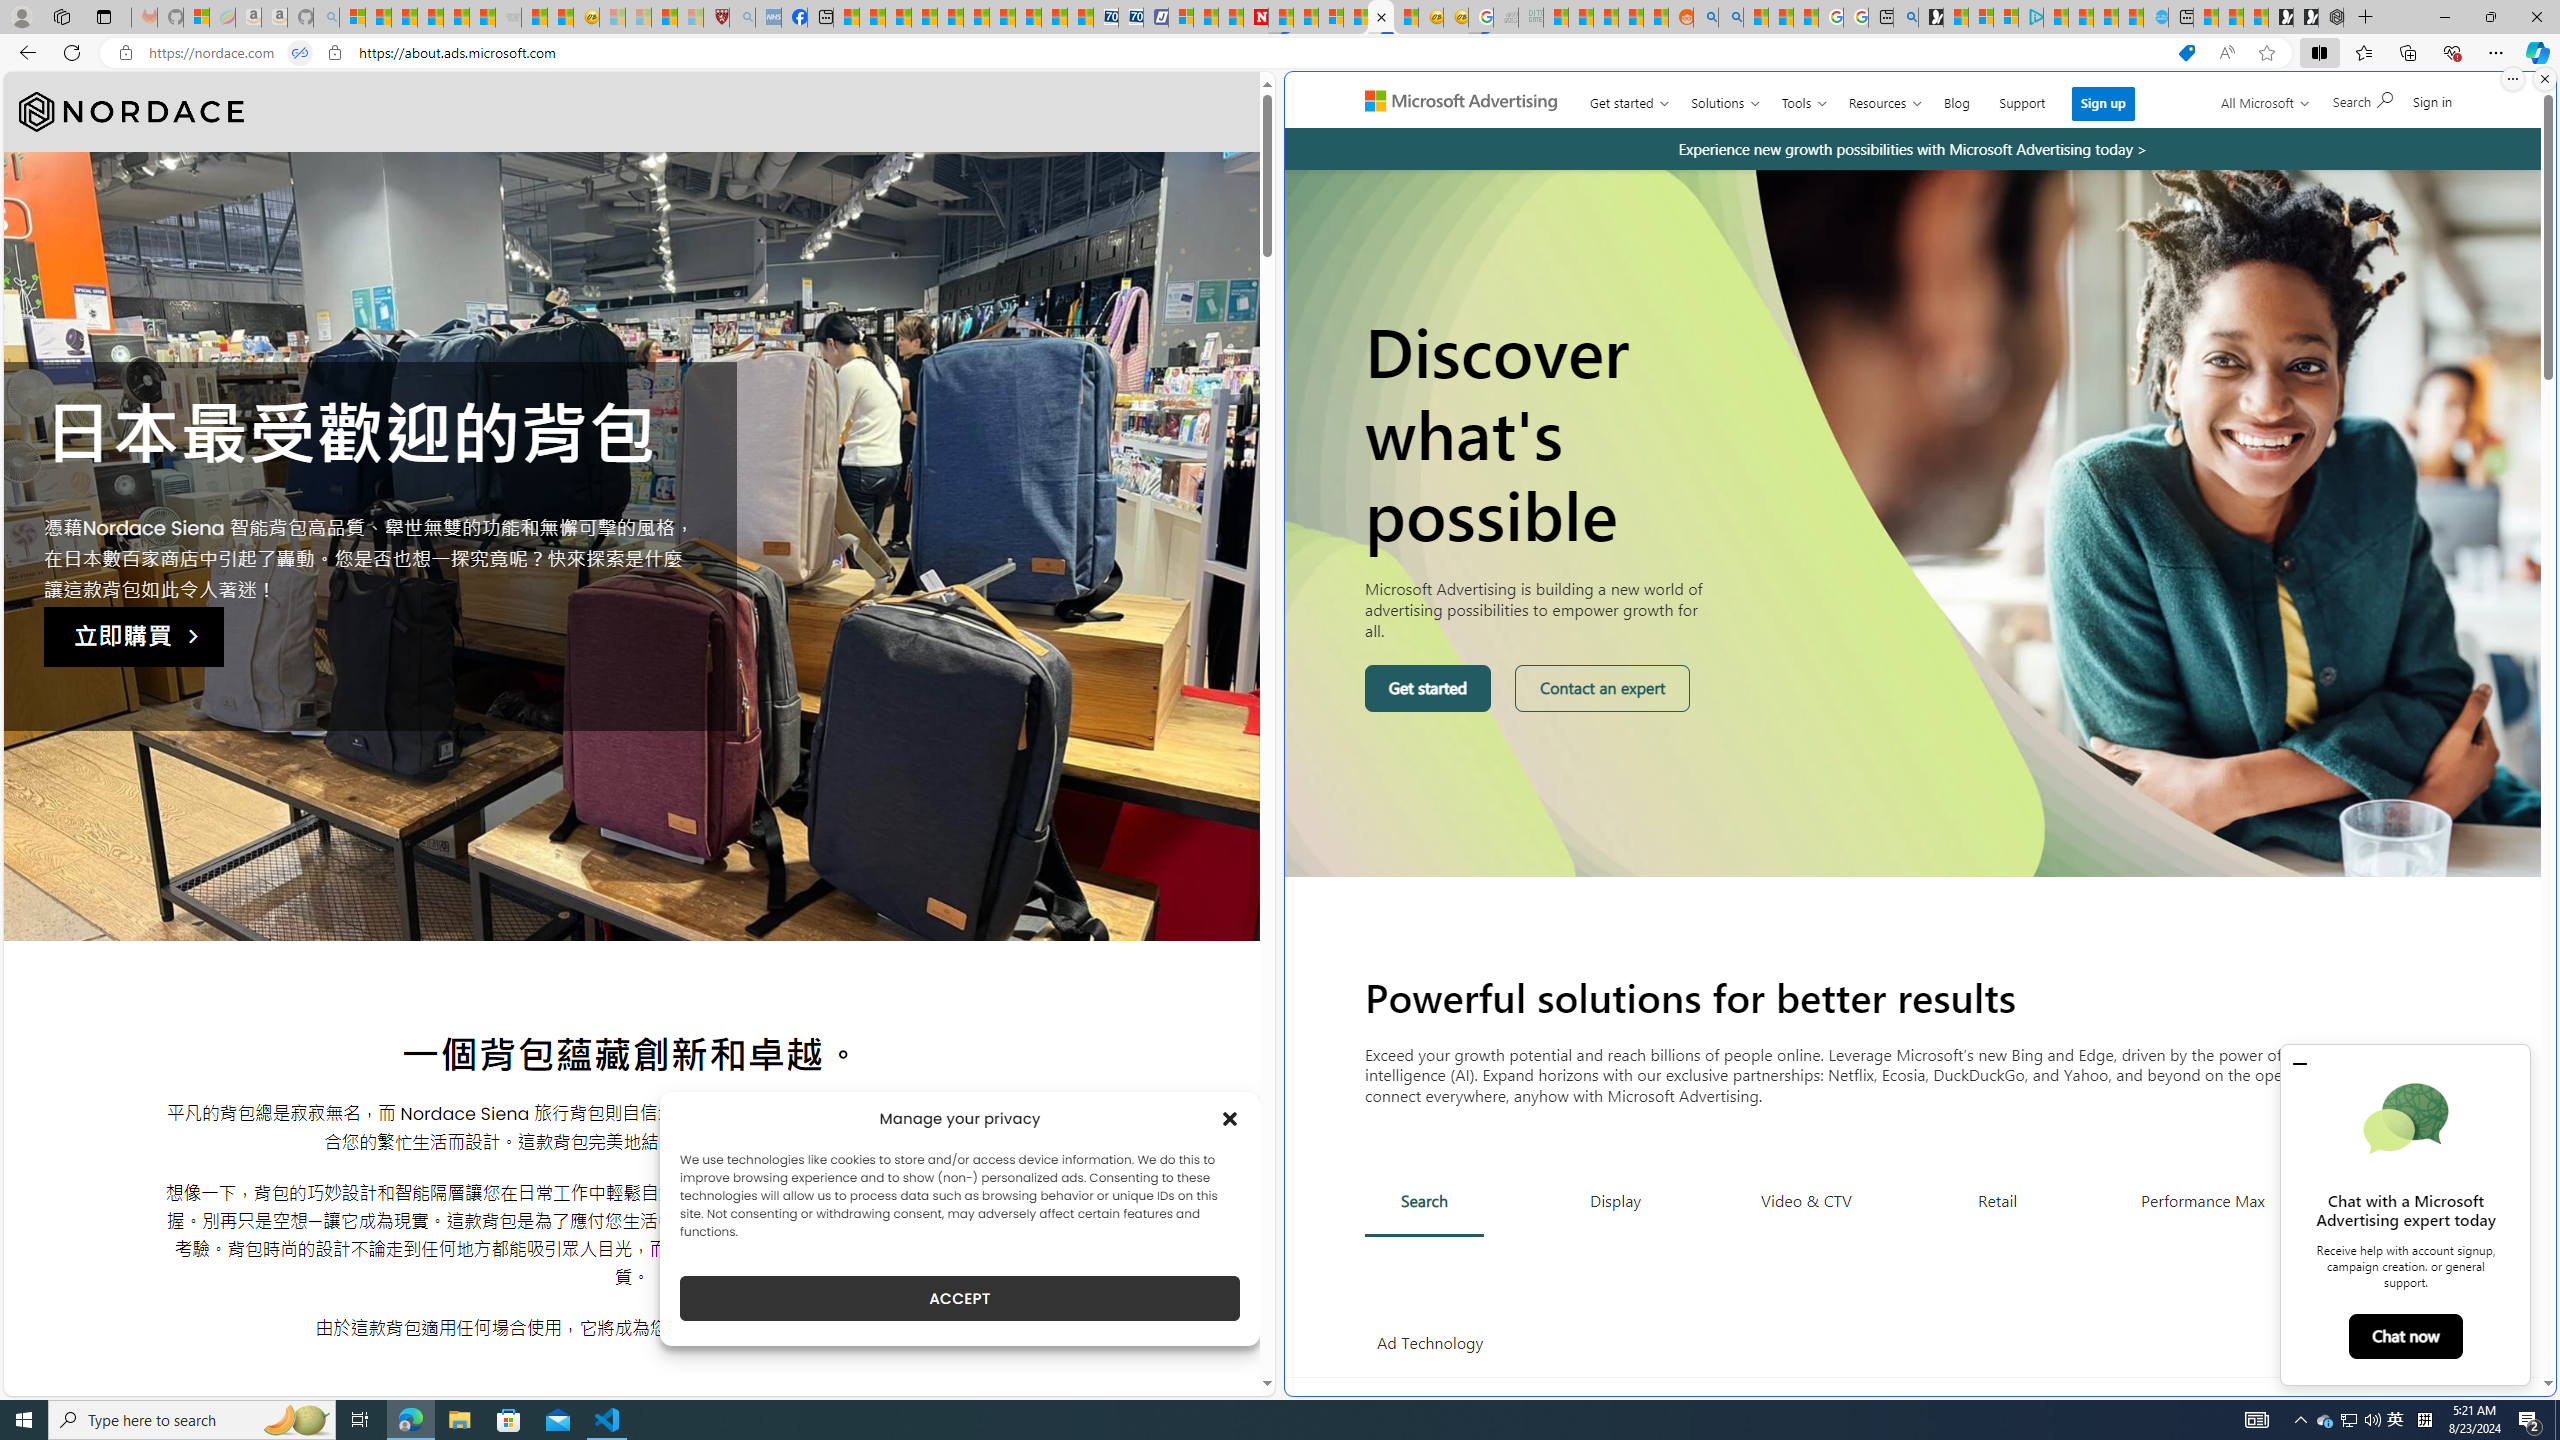  I want to click on 'Student Loan Update: Forgiveness Program Ends This Month', so click(1630, 16).